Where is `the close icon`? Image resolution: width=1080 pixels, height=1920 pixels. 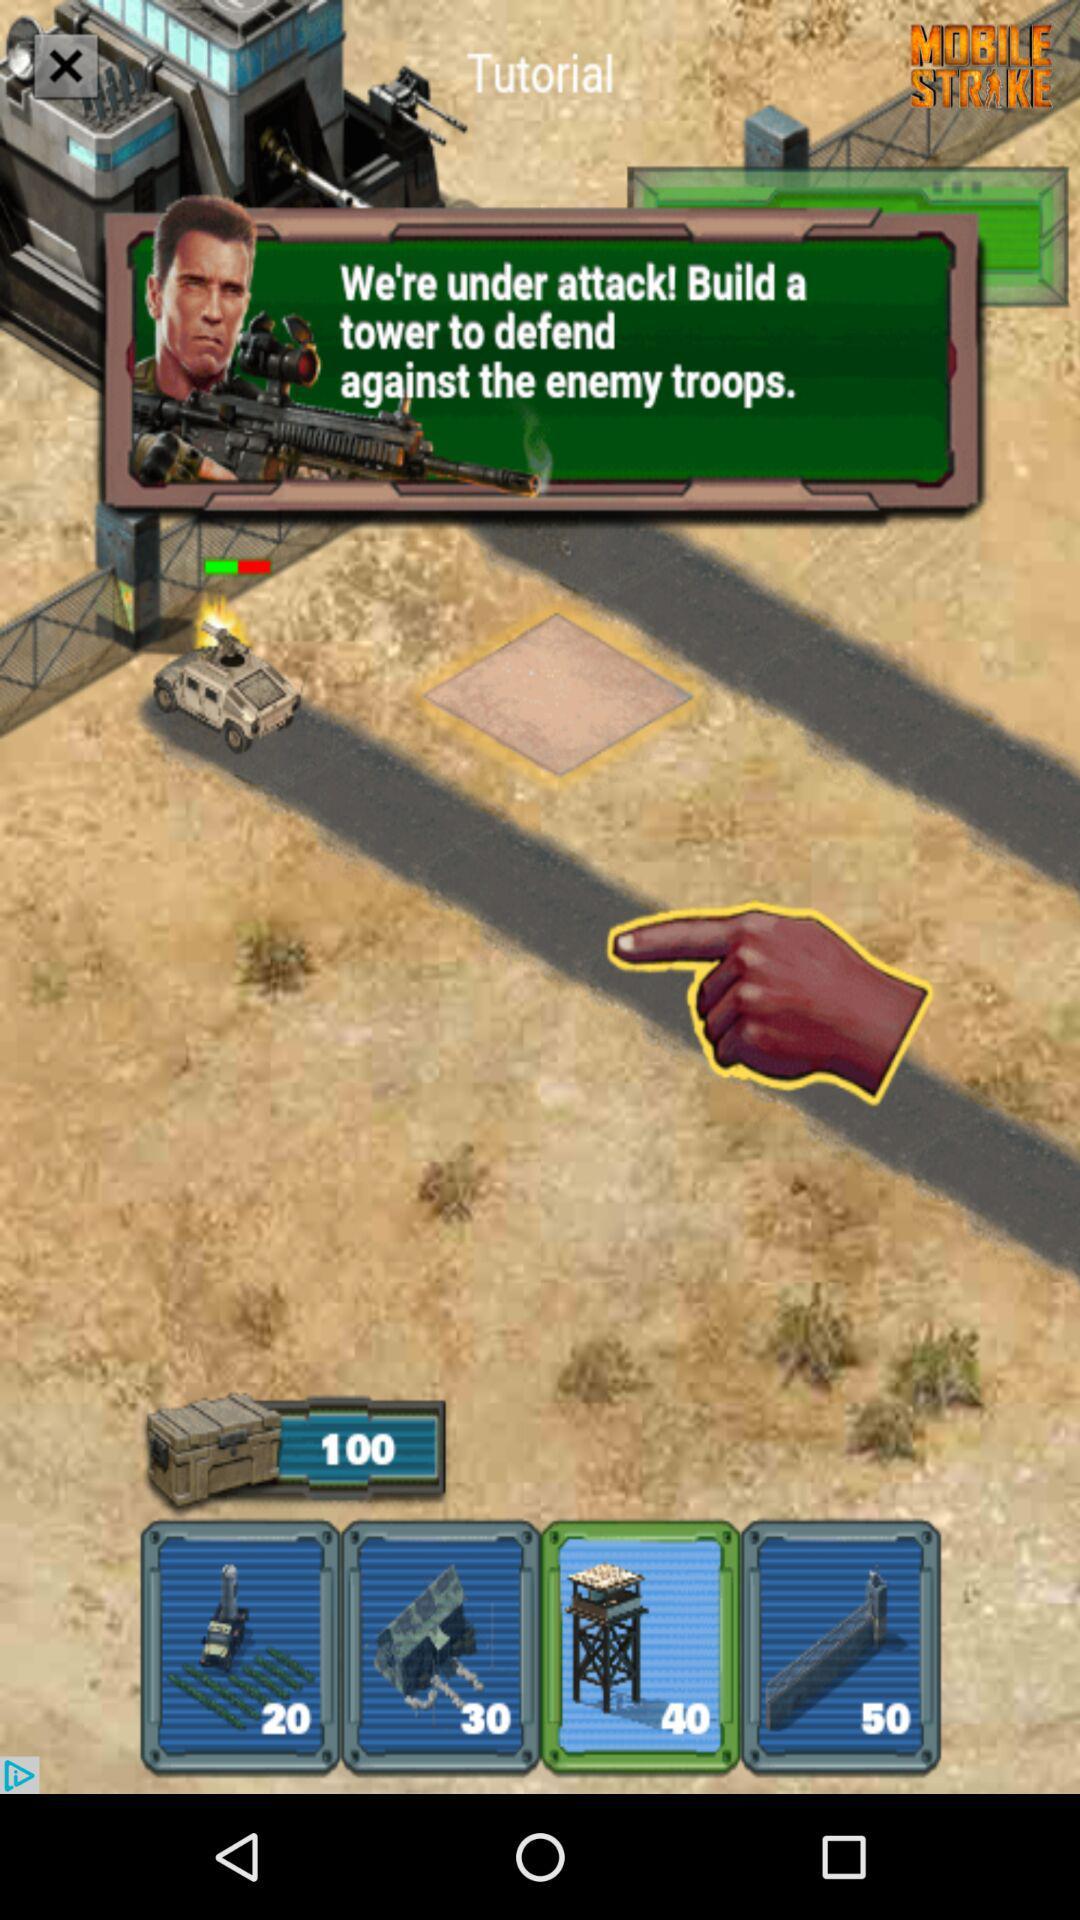
the close icon is located at coordinates (64, 70).